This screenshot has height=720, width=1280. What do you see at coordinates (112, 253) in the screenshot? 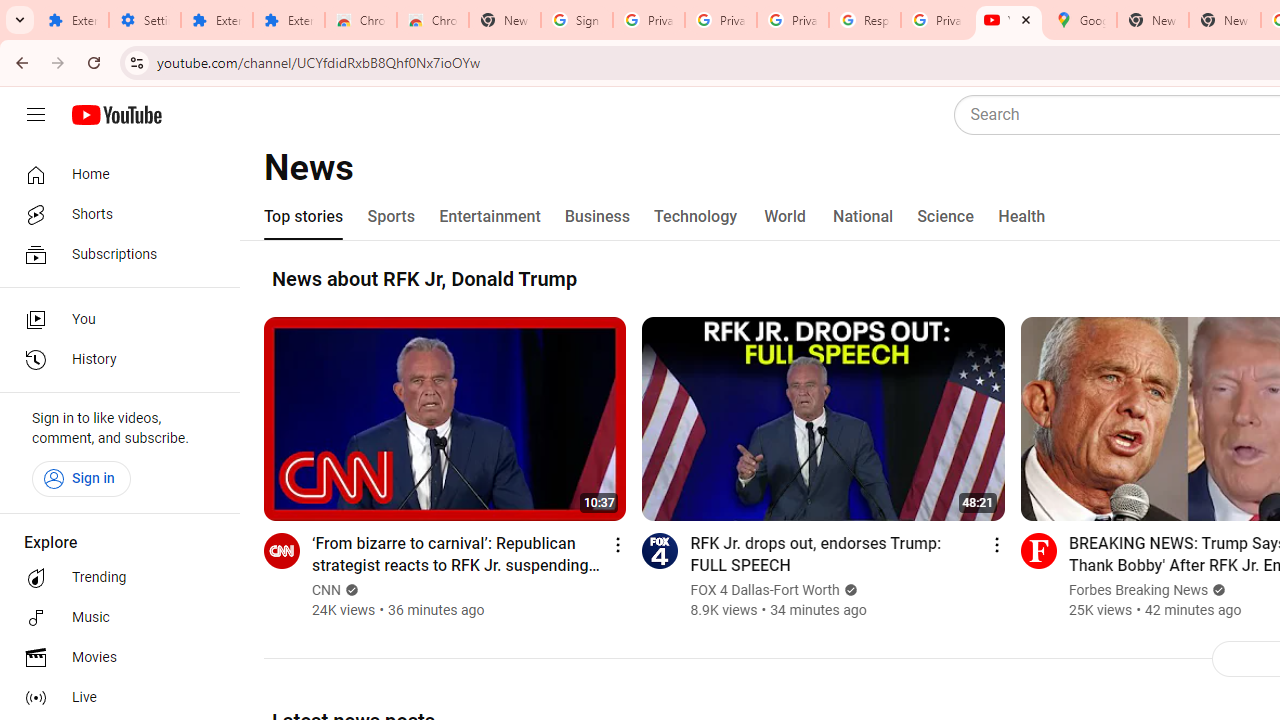
I see `'Subscriptions'` at bounding box center [112, 253].